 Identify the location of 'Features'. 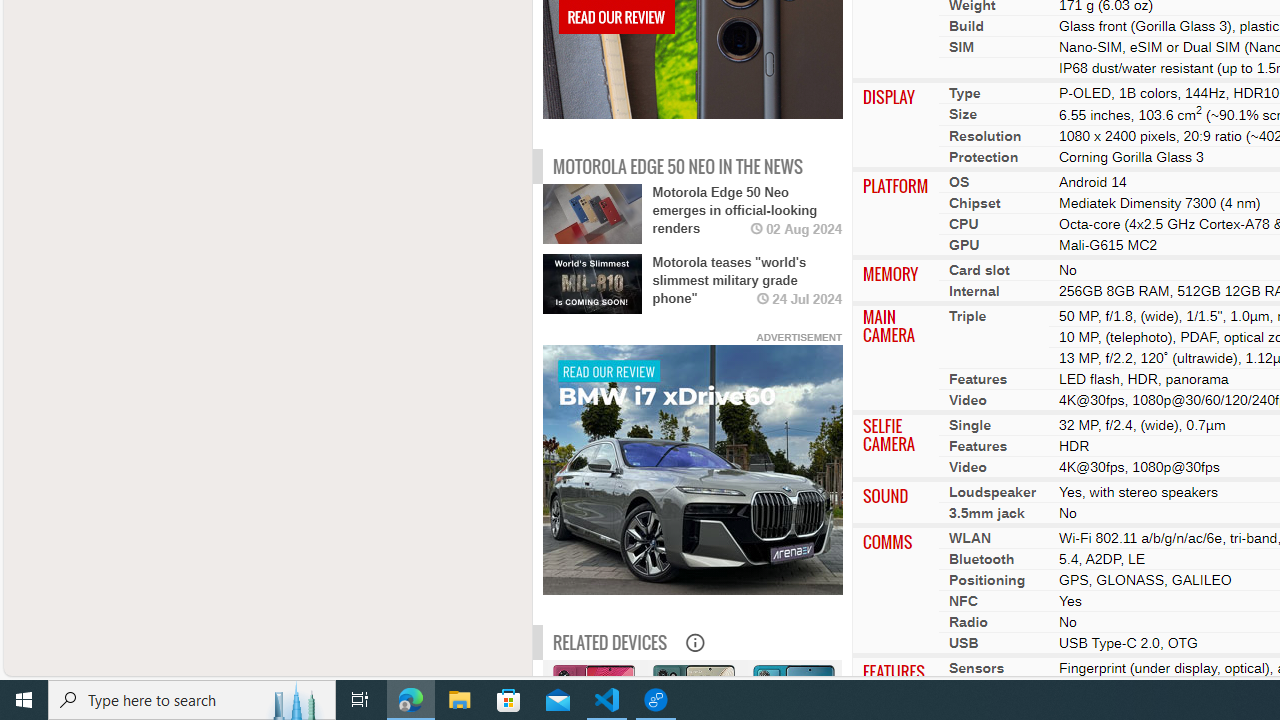
(978, 444).